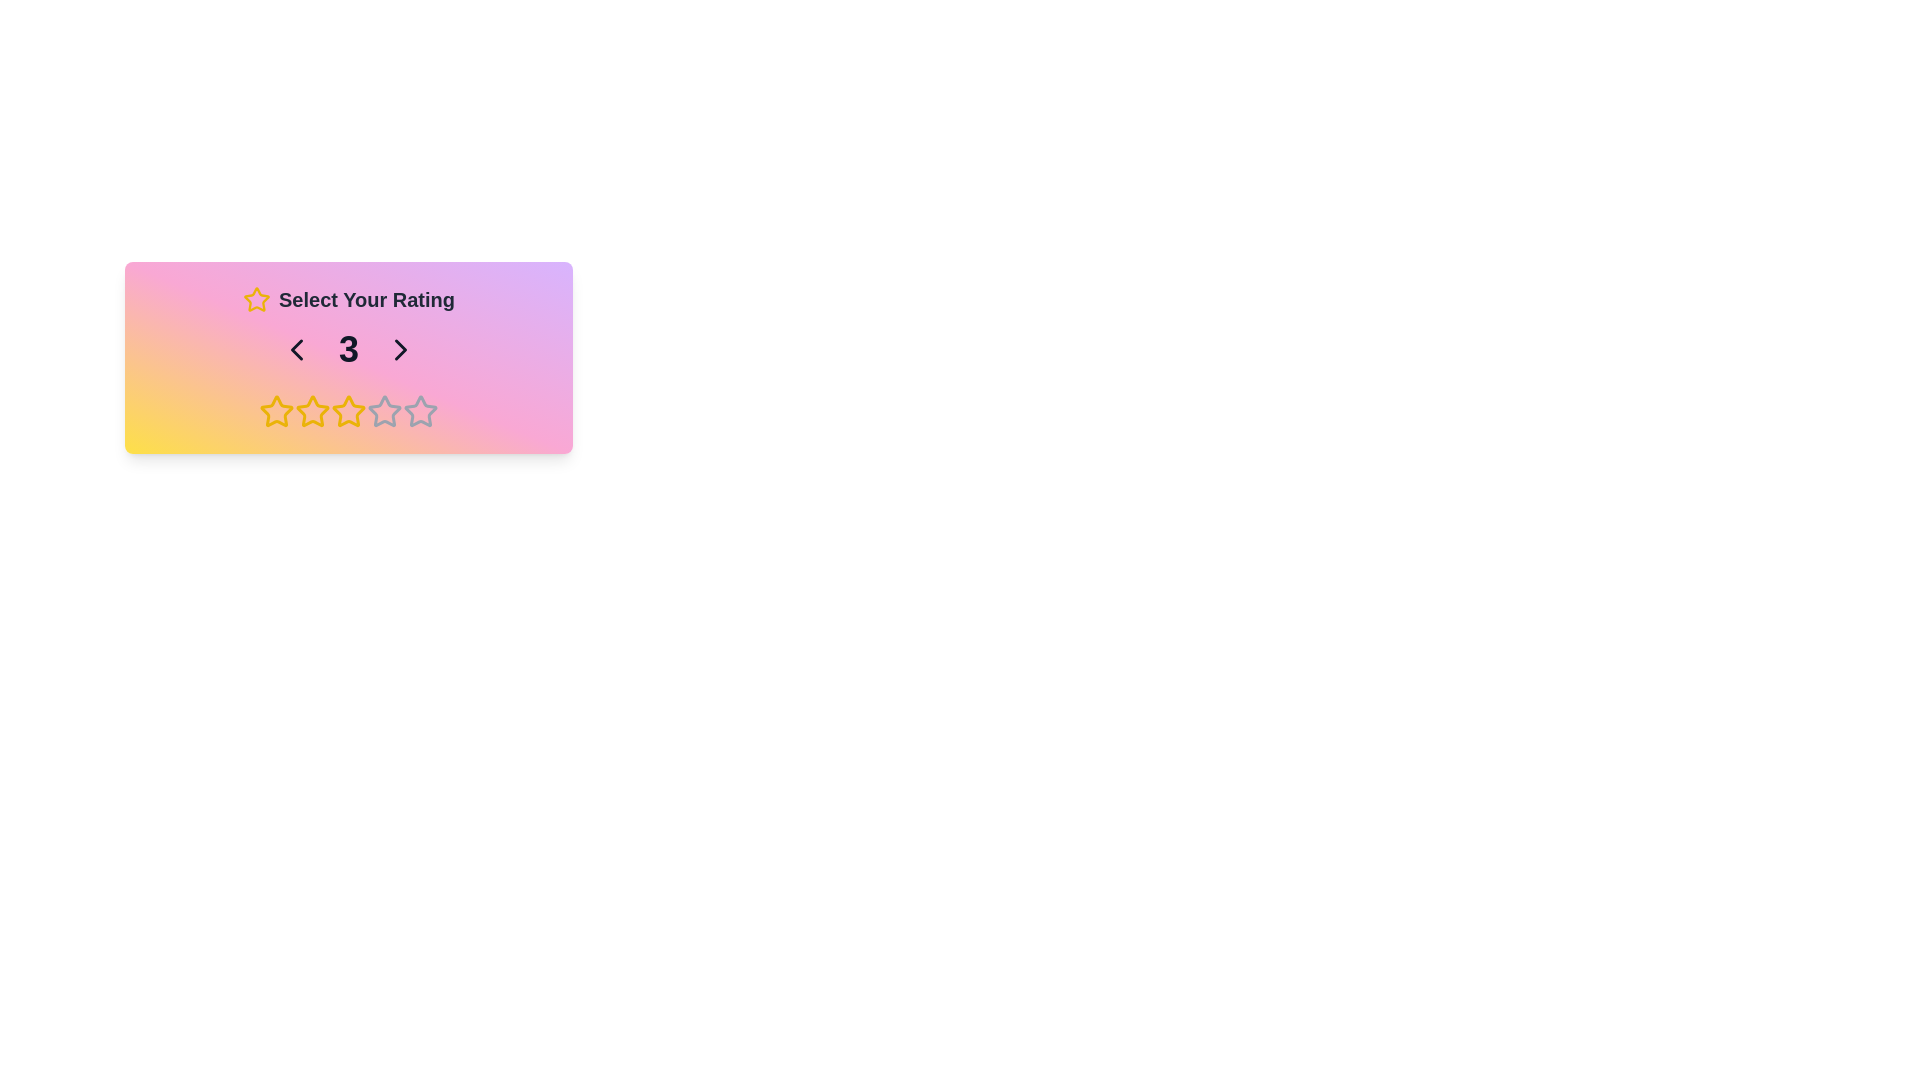  I want to click on the chevron button located immediately to the right of the numeric display to increase the rating value, so click(400, 349).